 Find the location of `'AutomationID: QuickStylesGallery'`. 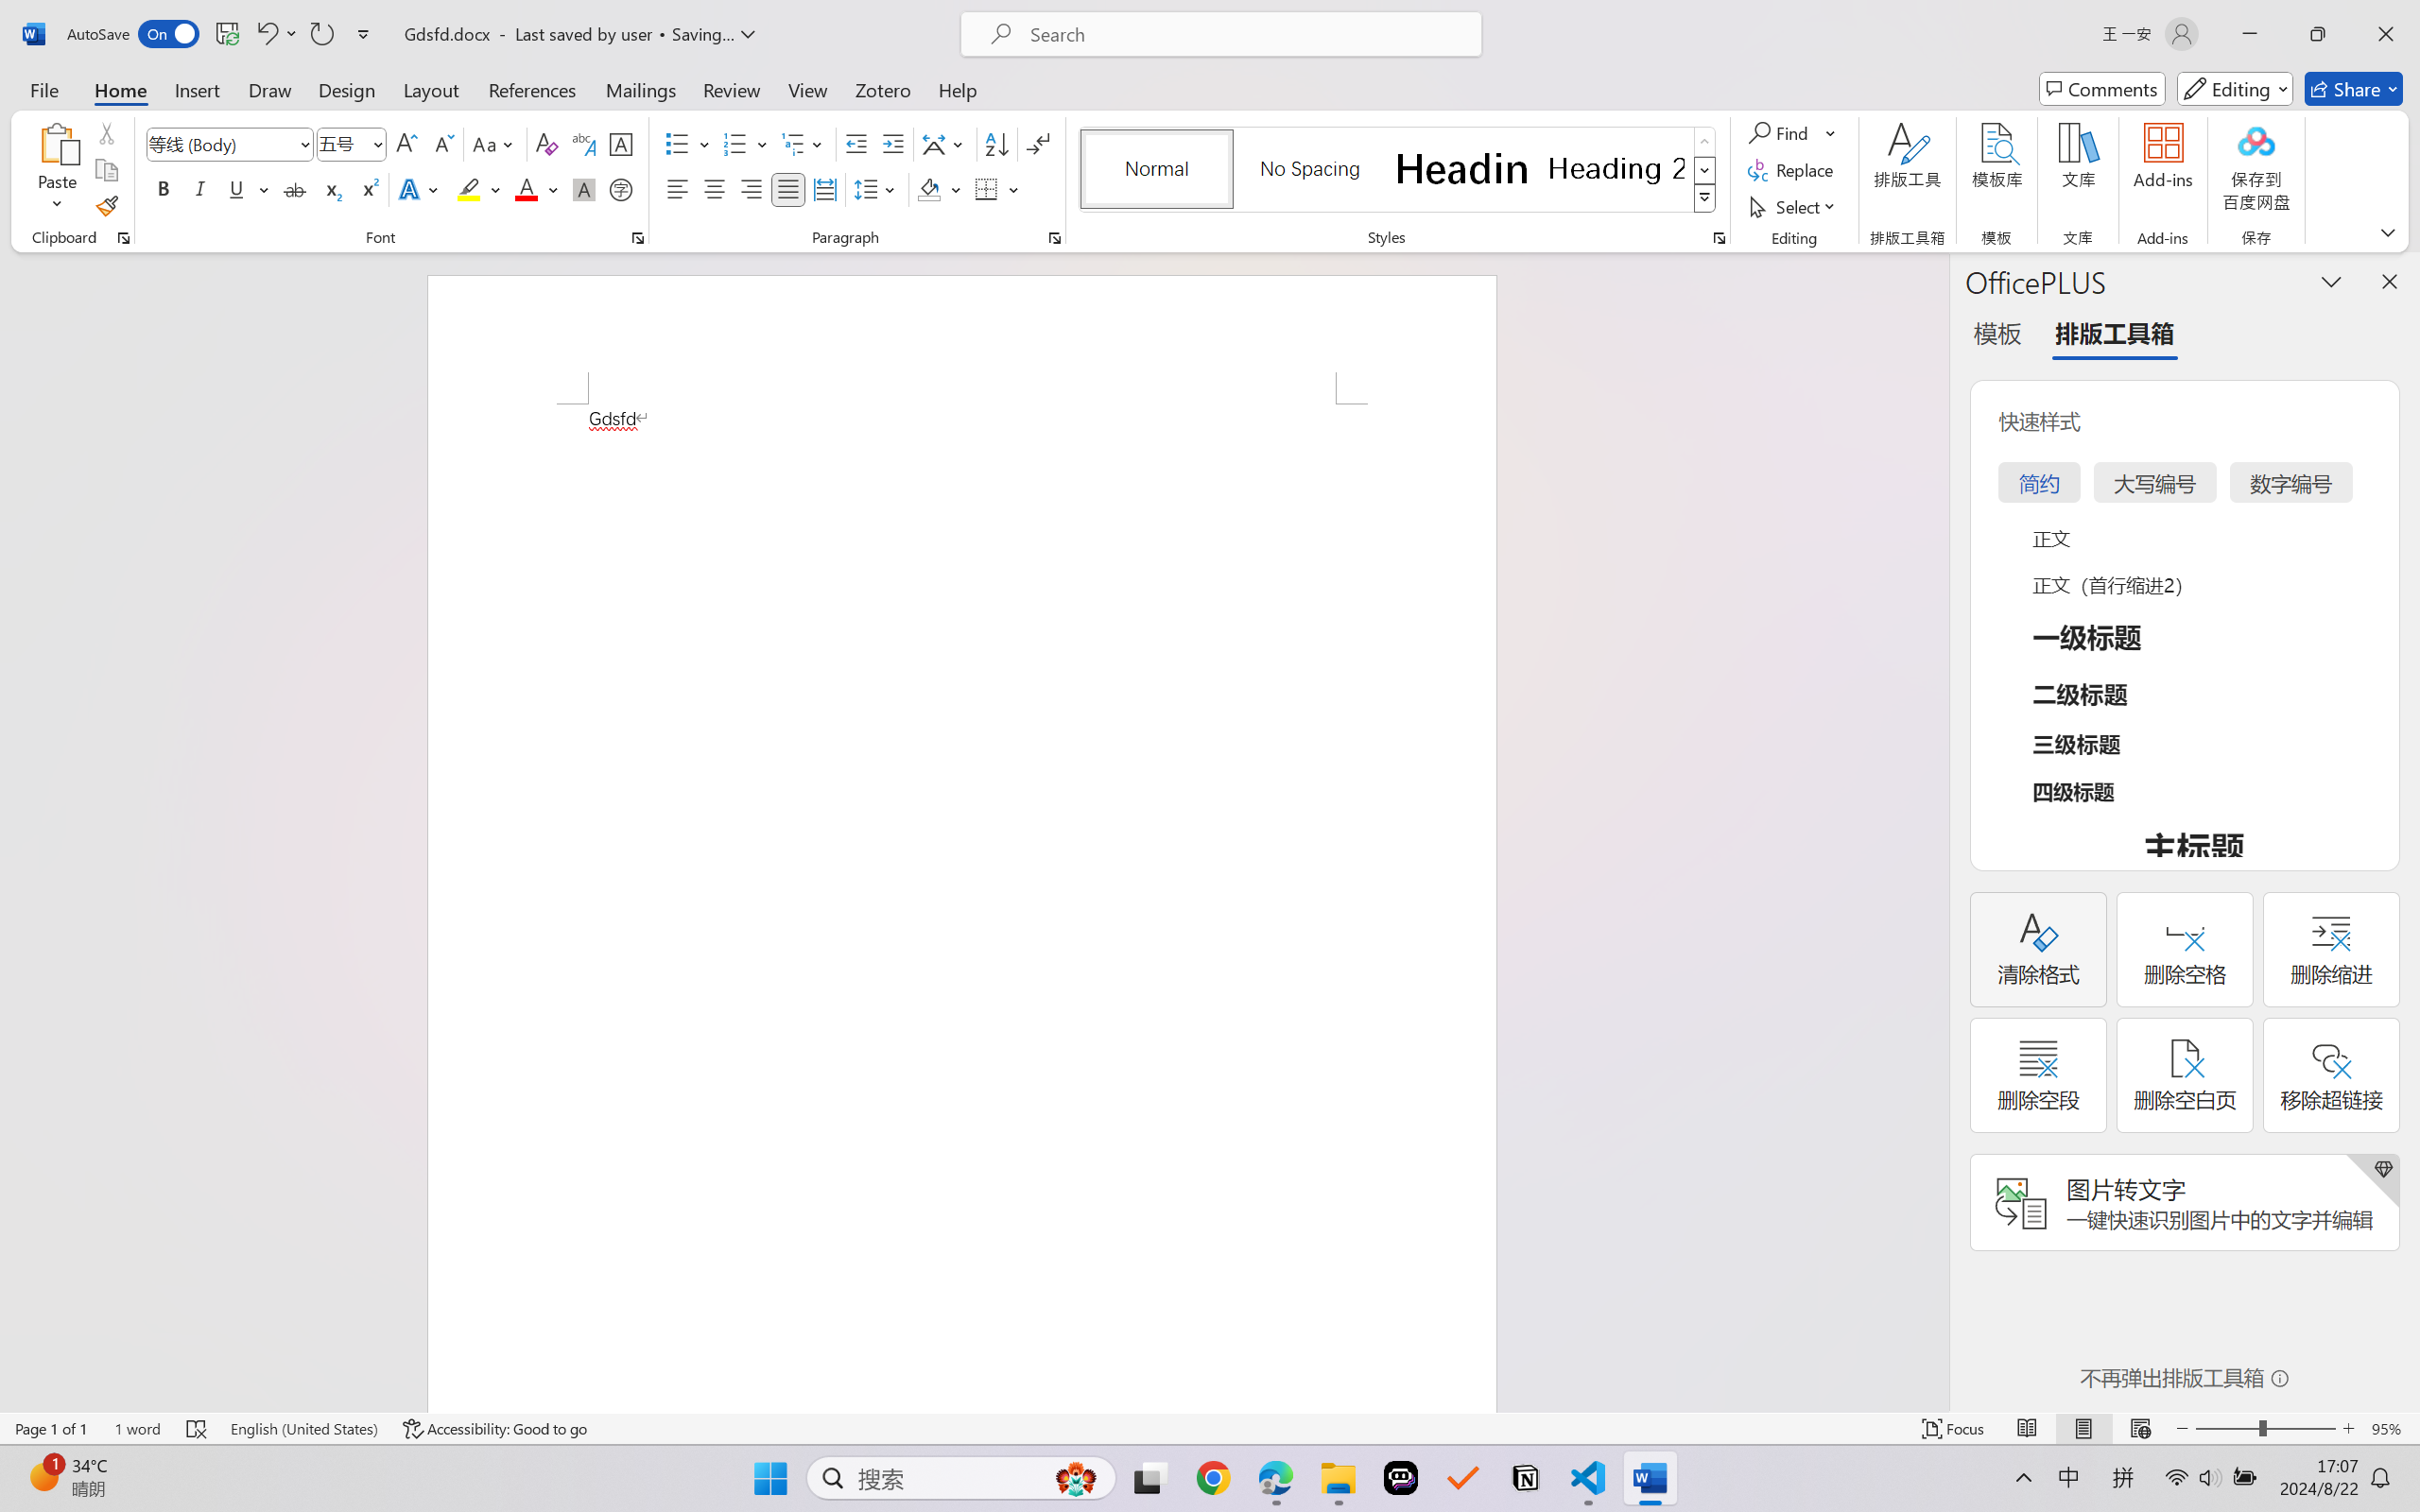

'AutomationID: QuickStylesGallery' is located at coordinates (1397, 170).